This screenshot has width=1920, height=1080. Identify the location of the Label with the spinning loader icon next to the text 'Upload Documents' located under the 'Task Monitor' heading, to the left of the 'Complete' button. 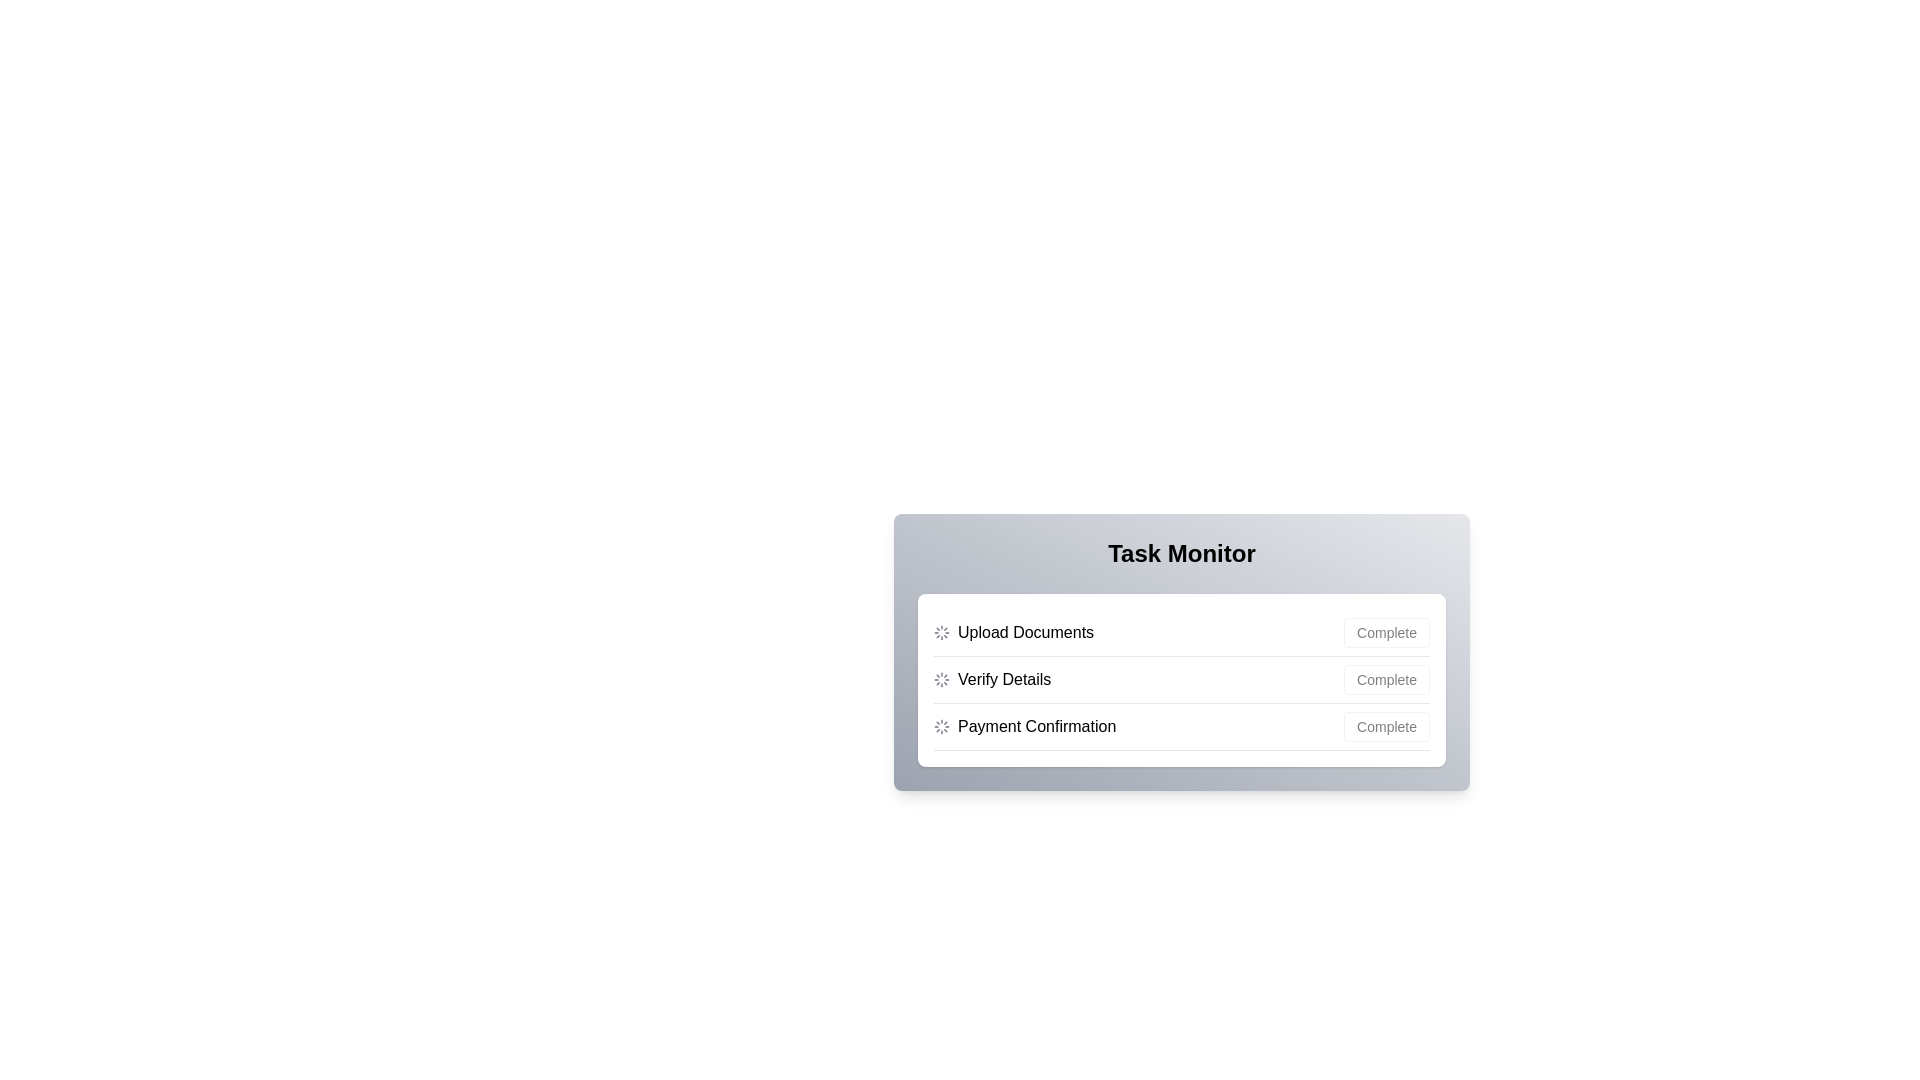
(1013, 632).